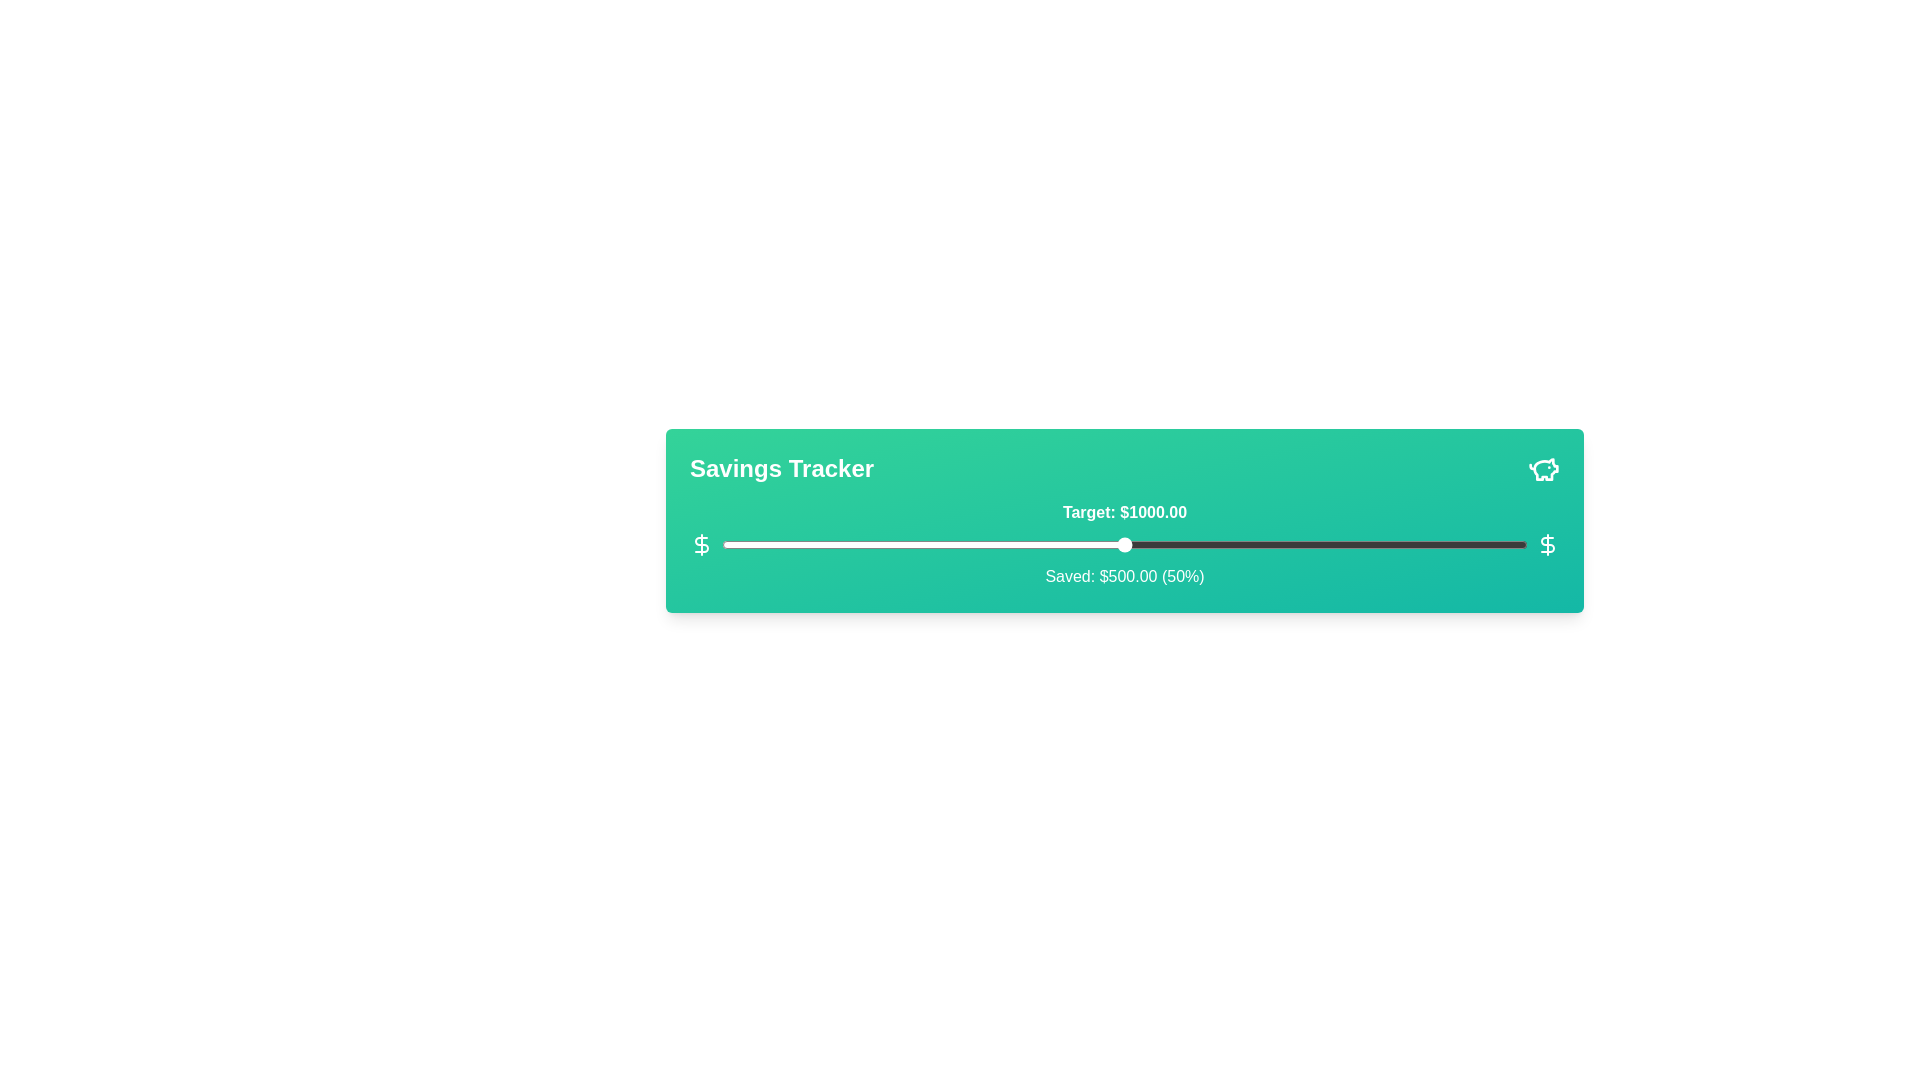 The image size is (1920, 1080). What do you see at coordinates (1547, 544) in the screenshot?
I see `the dollar sign icon, which is white and located in the bottom-right corner of a green rectangular interface area` at bounding box center [1547, 544].